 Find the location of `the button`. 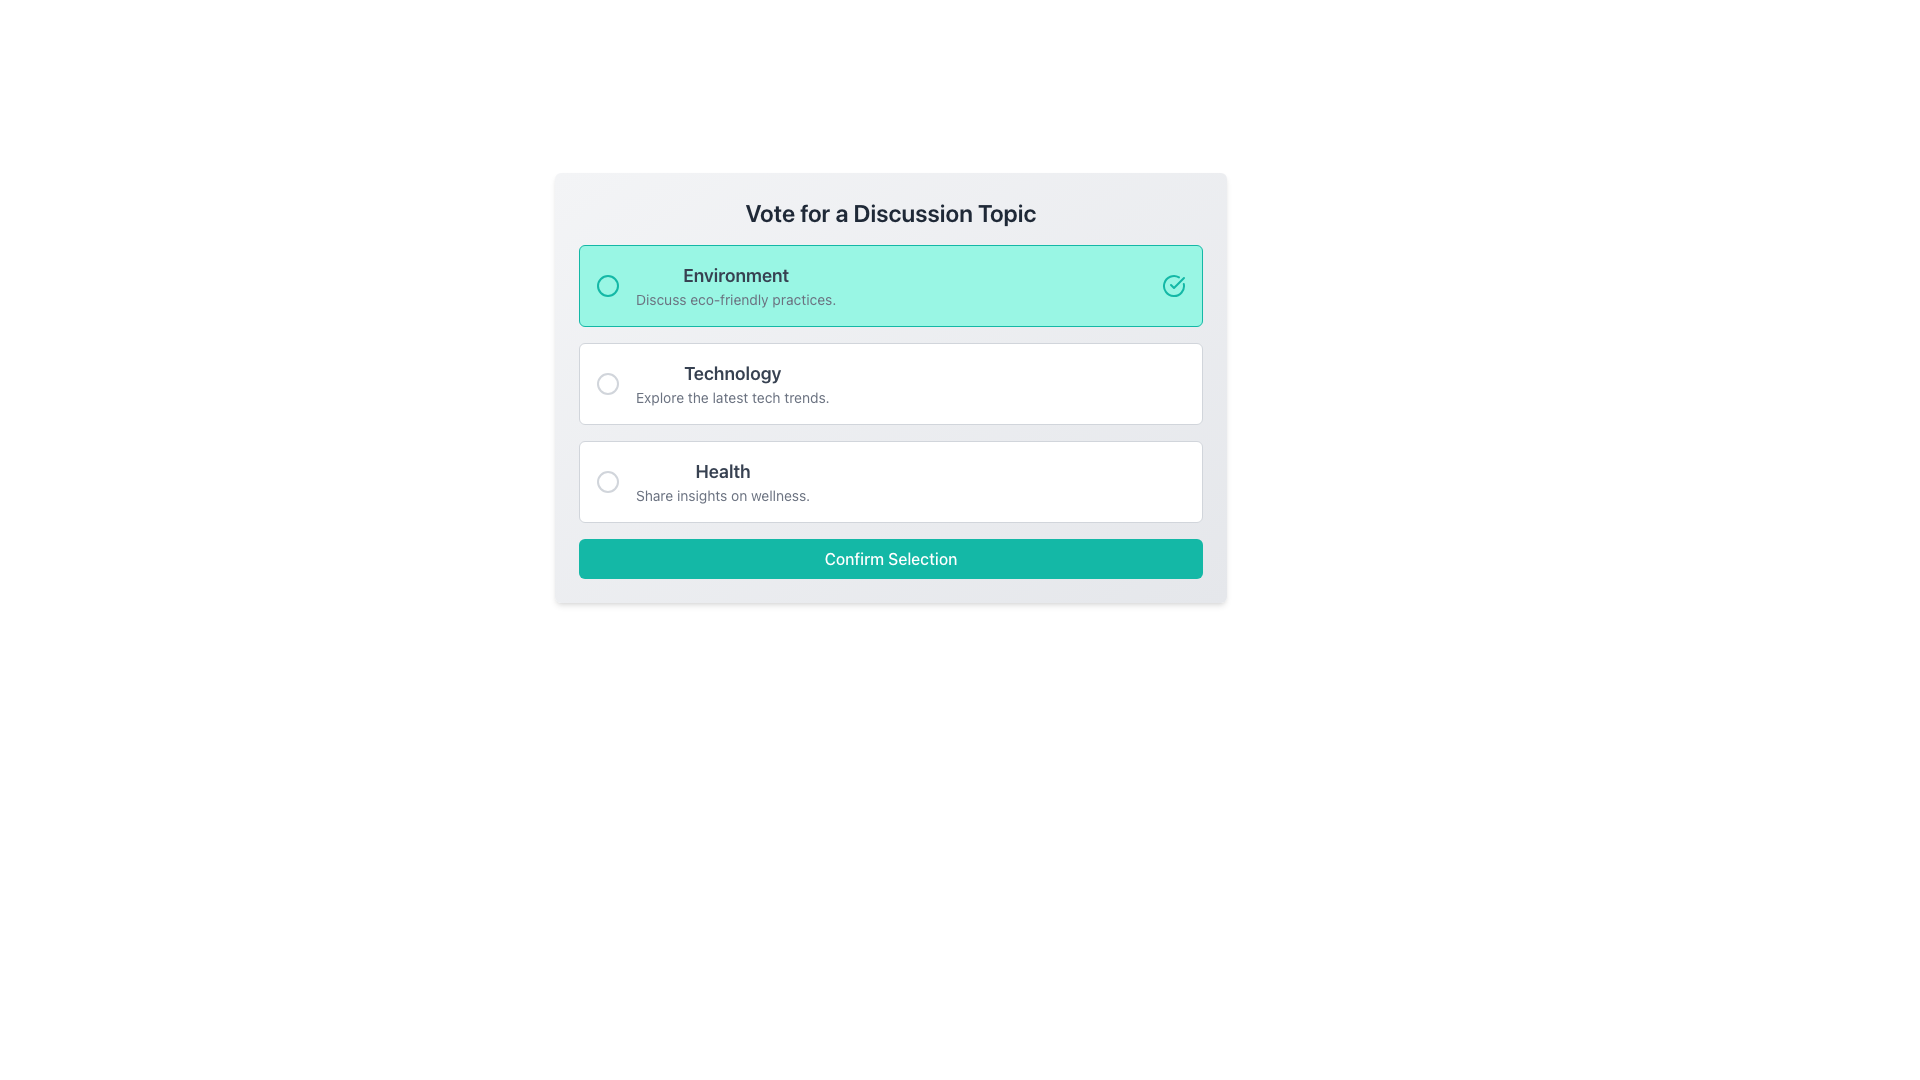

the button is located at coordinates (607, 285).